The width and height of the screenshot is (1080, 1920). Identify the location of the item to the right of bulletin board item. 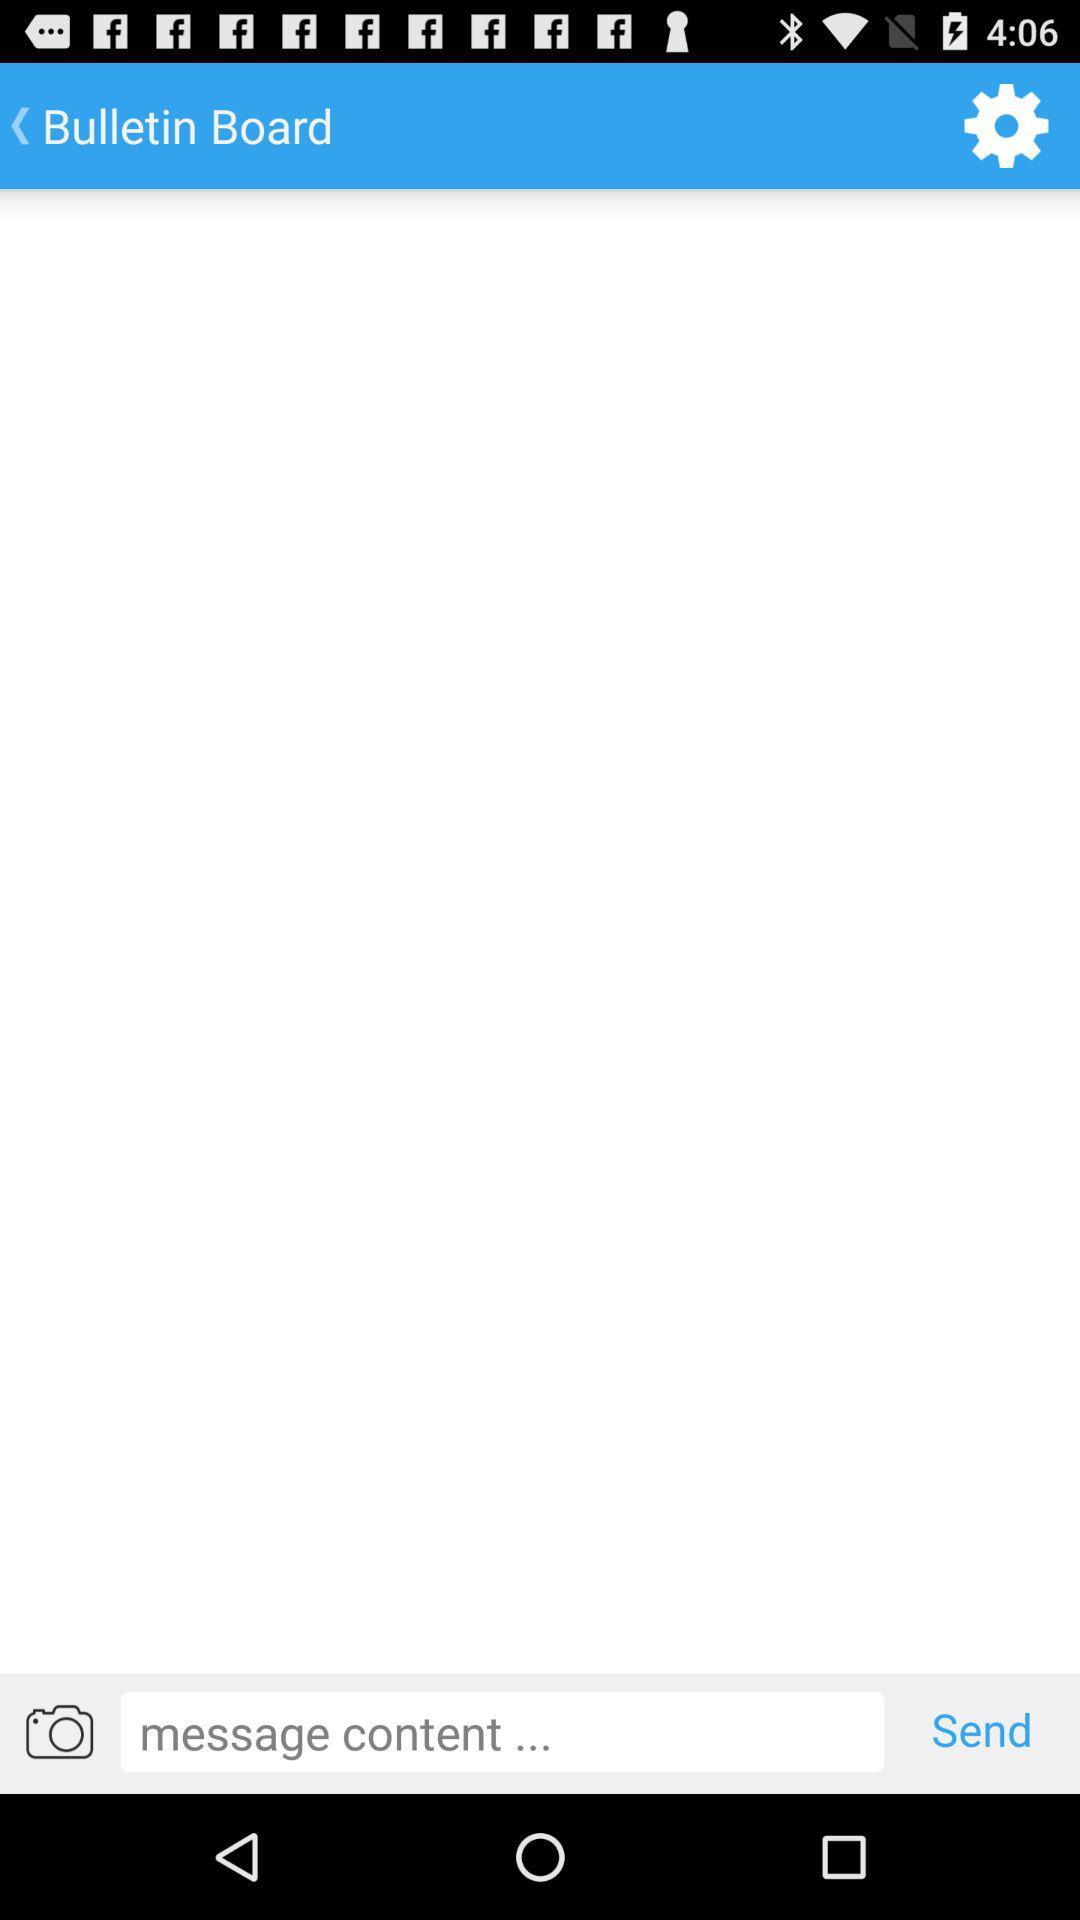
(1006, 124).